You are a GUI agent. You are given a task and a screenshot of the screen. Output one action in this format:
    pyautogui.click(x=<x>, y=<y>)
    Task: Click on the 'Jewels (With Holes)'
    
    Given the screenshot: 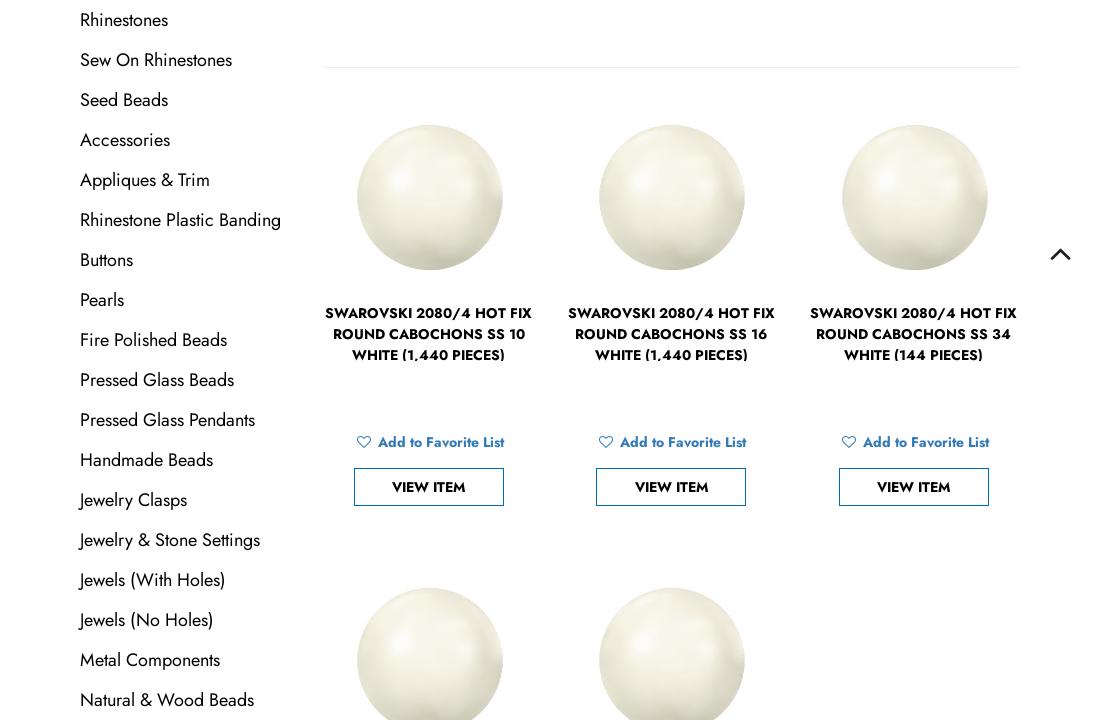 What is the action you would take?
    pyautogui.click(x=152, y=580)
    